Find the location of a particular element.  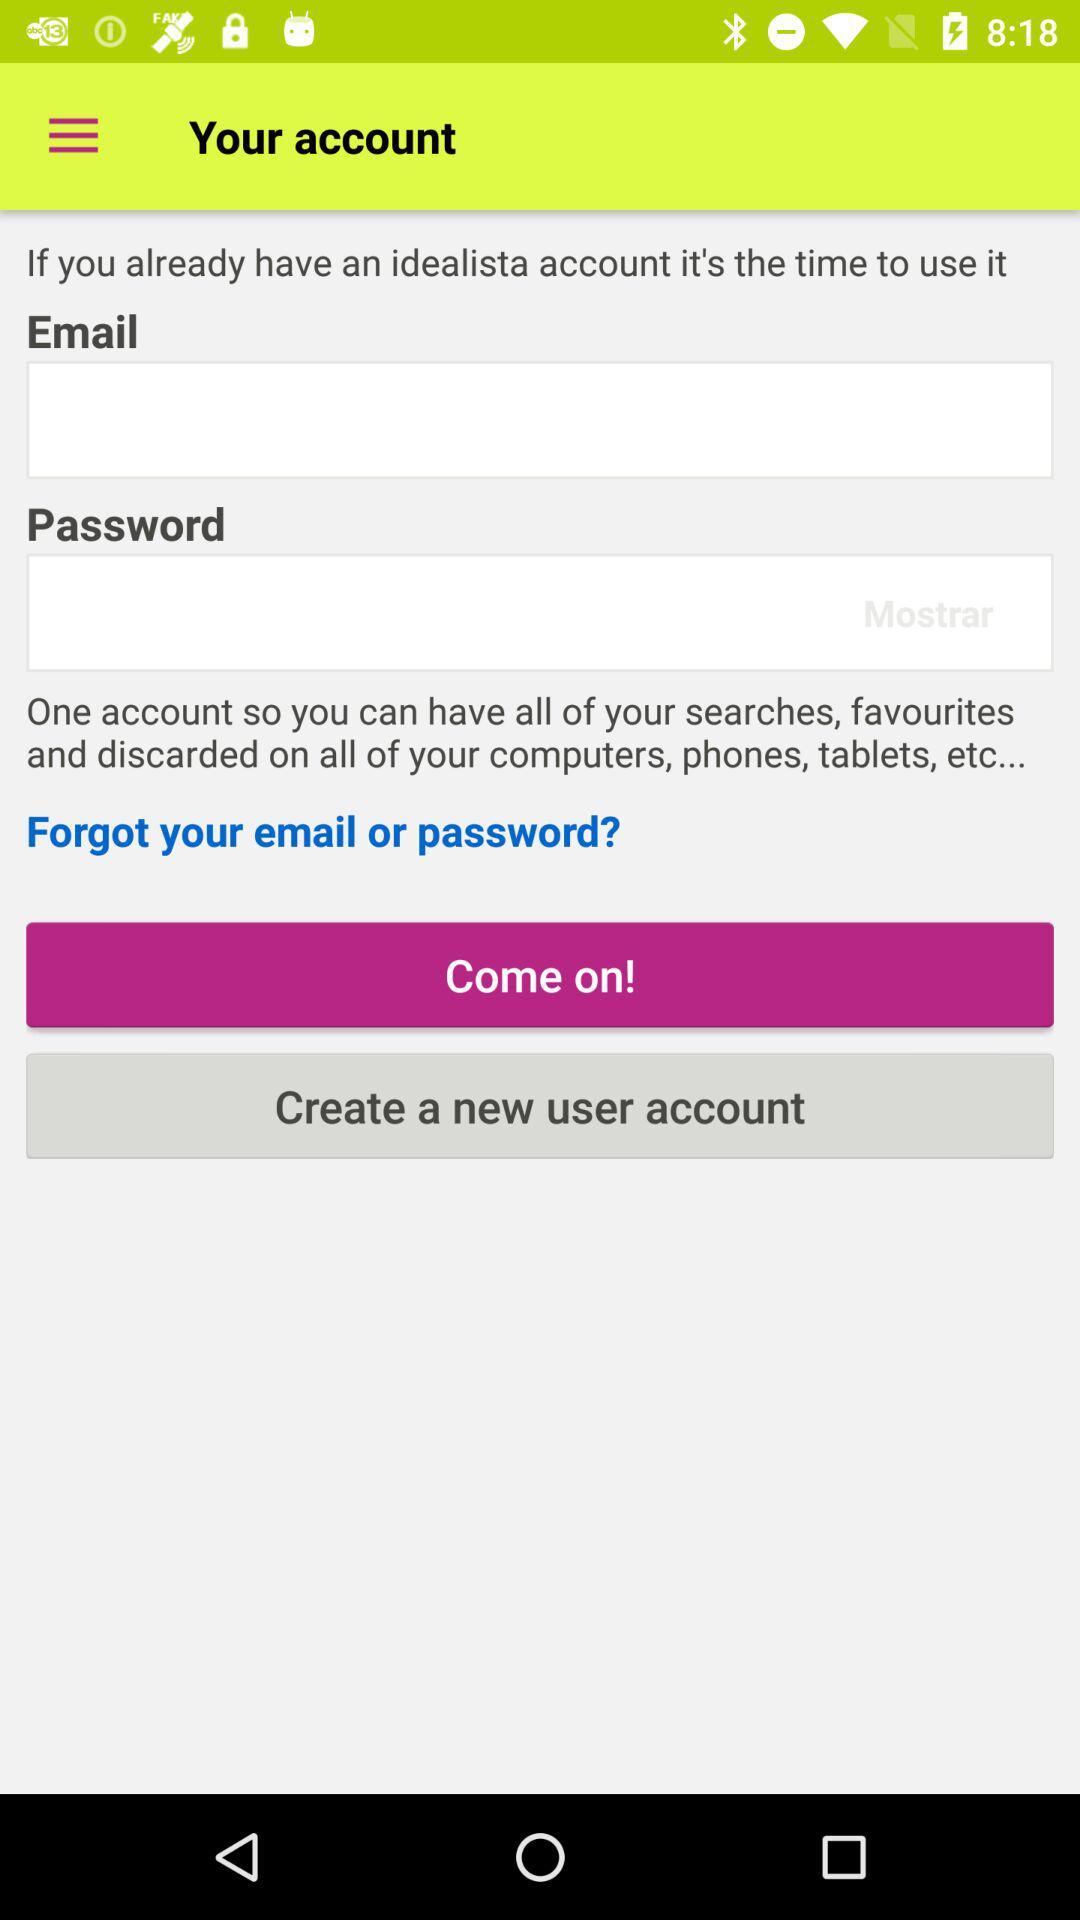

the icon at the top right corner is located at coordinates (928, 611).